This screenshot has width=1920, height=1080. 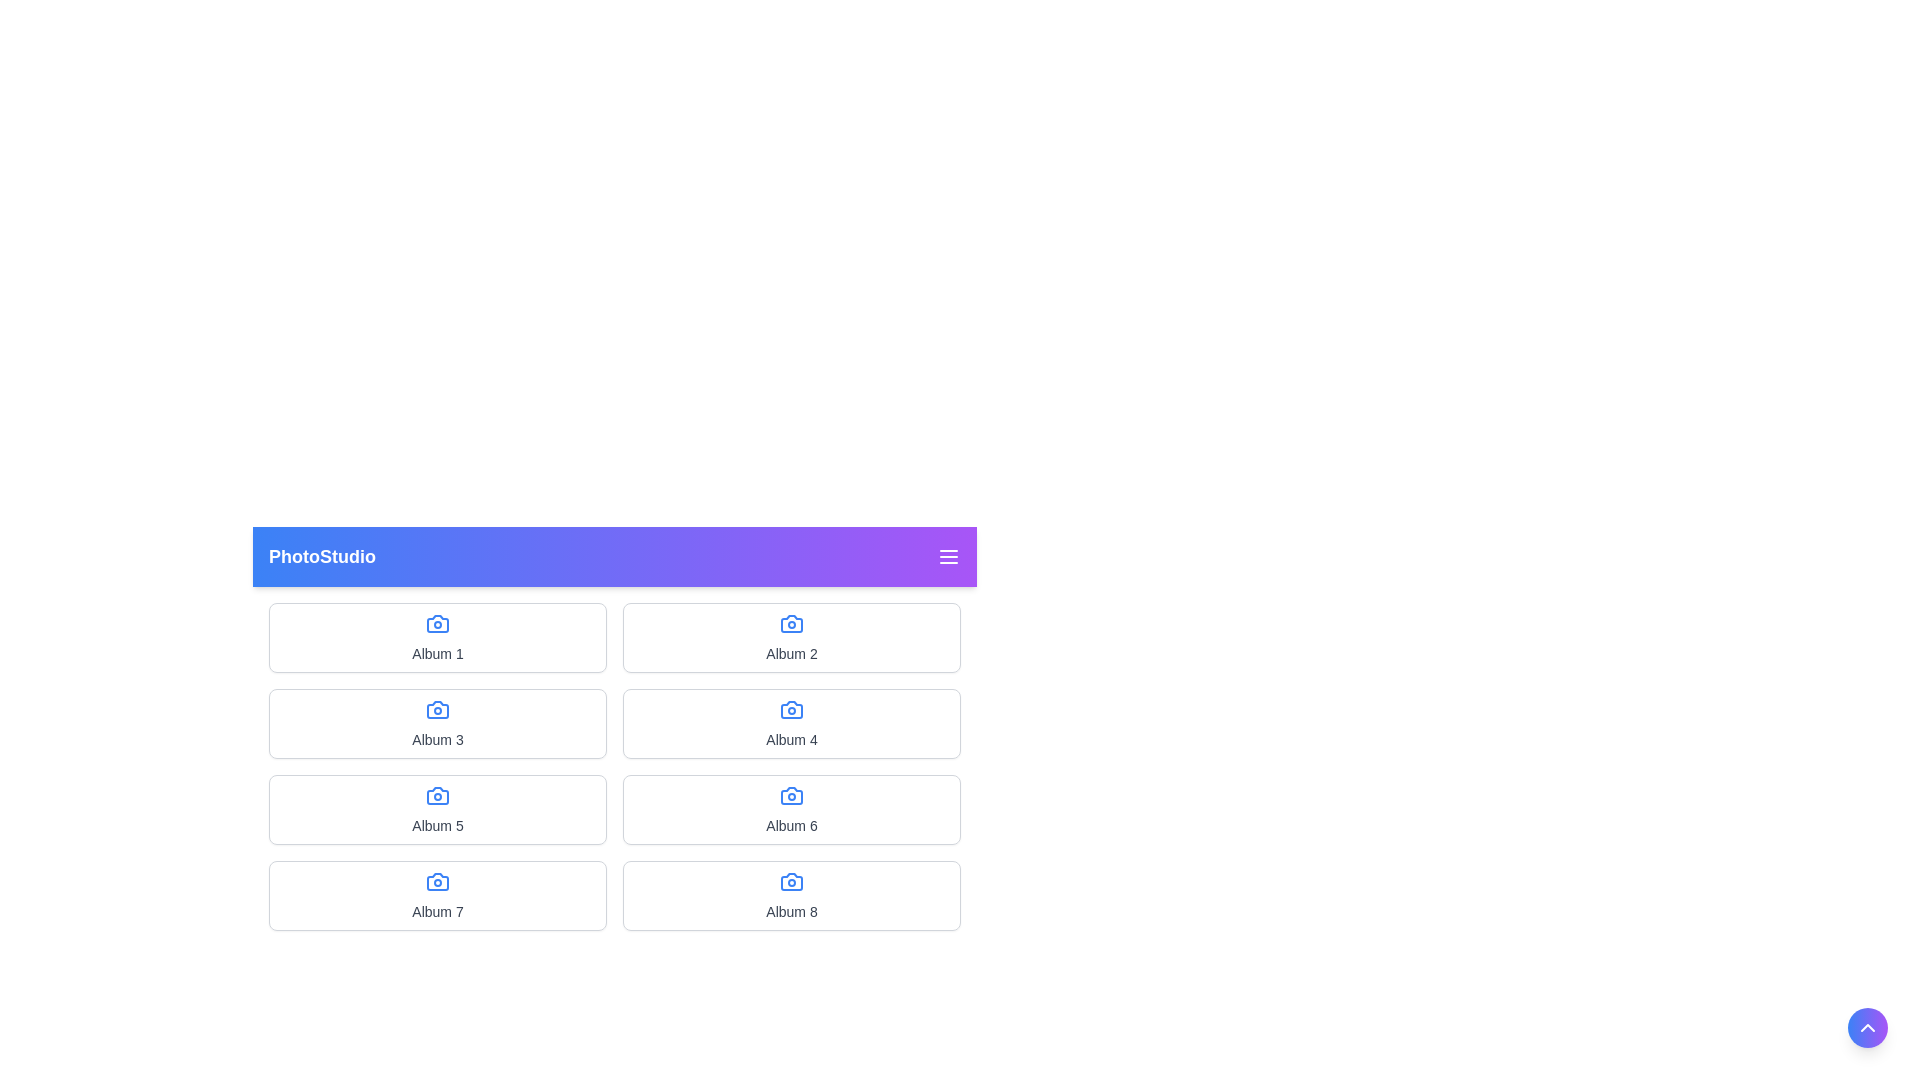 I want to click on the rectangular card labeled 'Album 3' that contains a blue camera icon and a gray text label, positioned in the second row and first column of the grid layout, so click(x=436, y=724).